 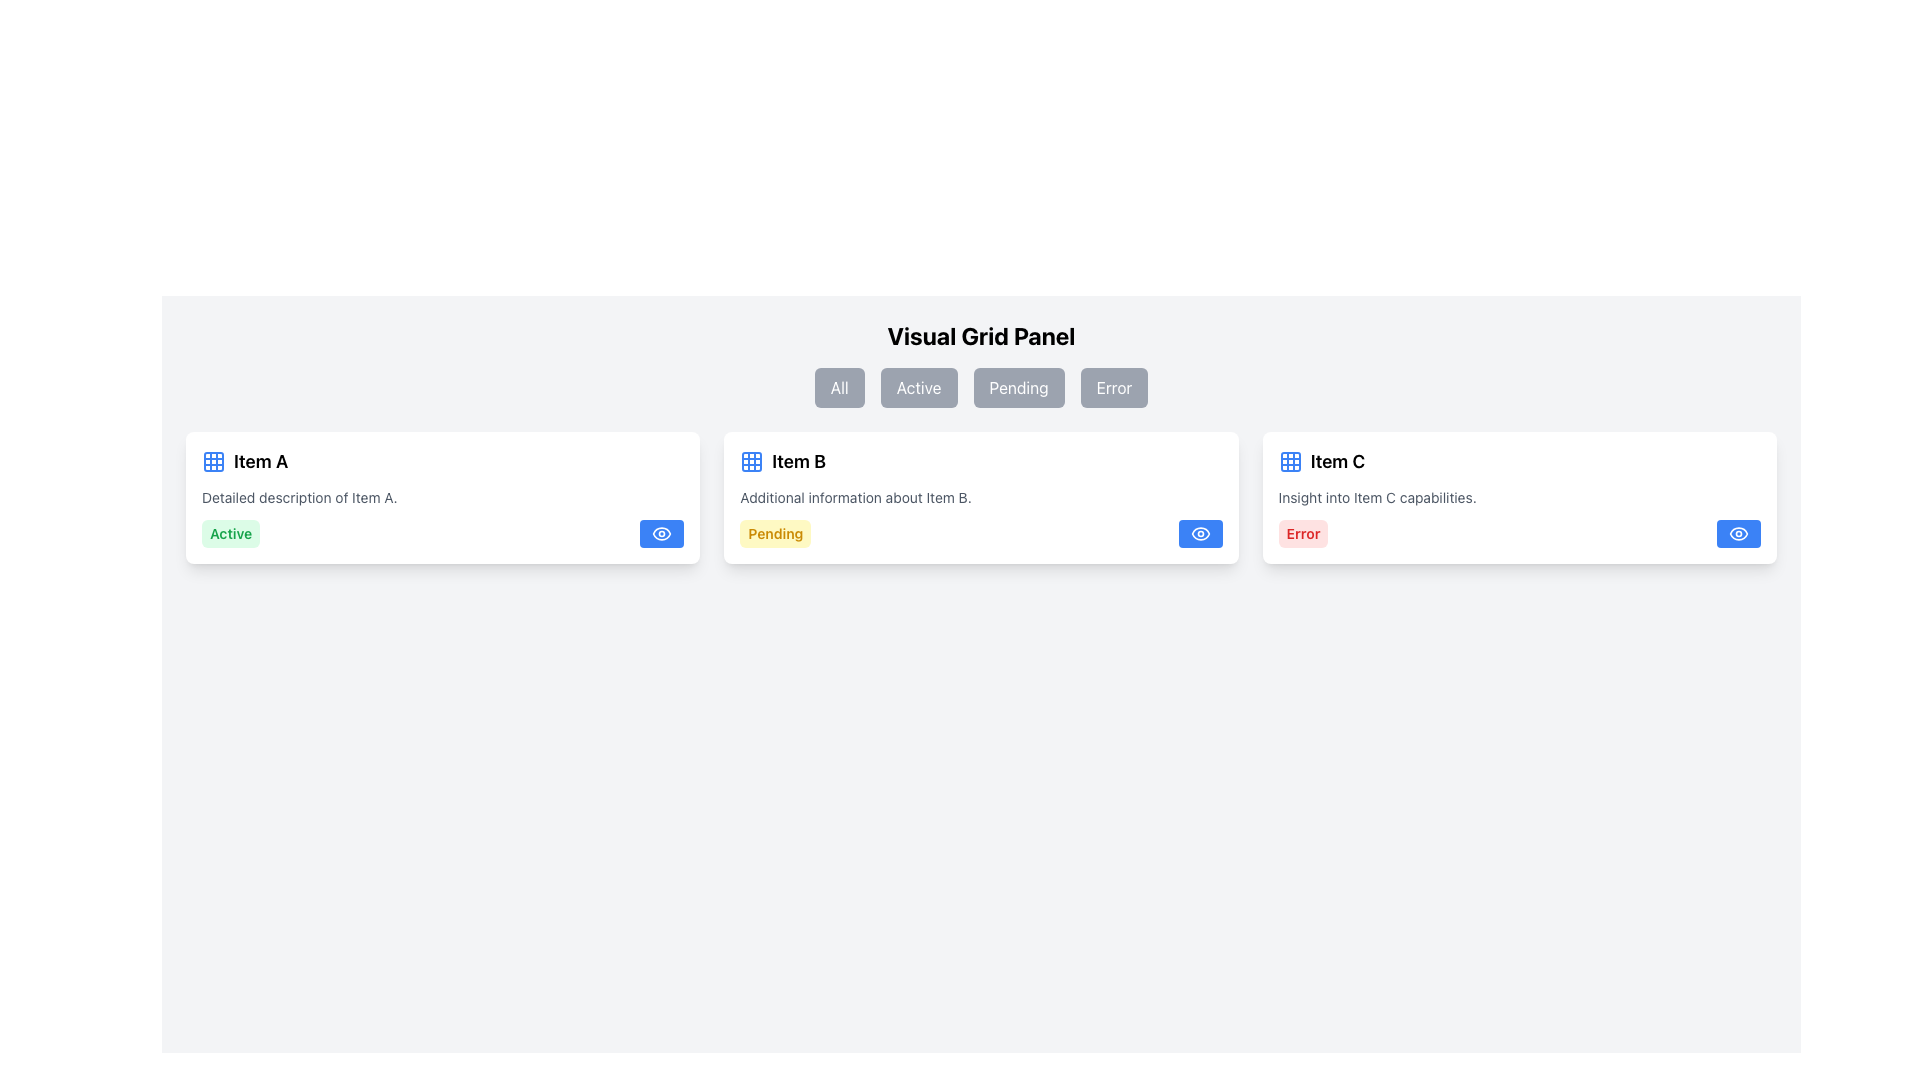 I want to click on the text label displaying 'Item C', which is styled in bold and located in a horizontally arranged layout, positioned as the third item next to 'Item A' and 'Item B', so click(x=1337, y=462).